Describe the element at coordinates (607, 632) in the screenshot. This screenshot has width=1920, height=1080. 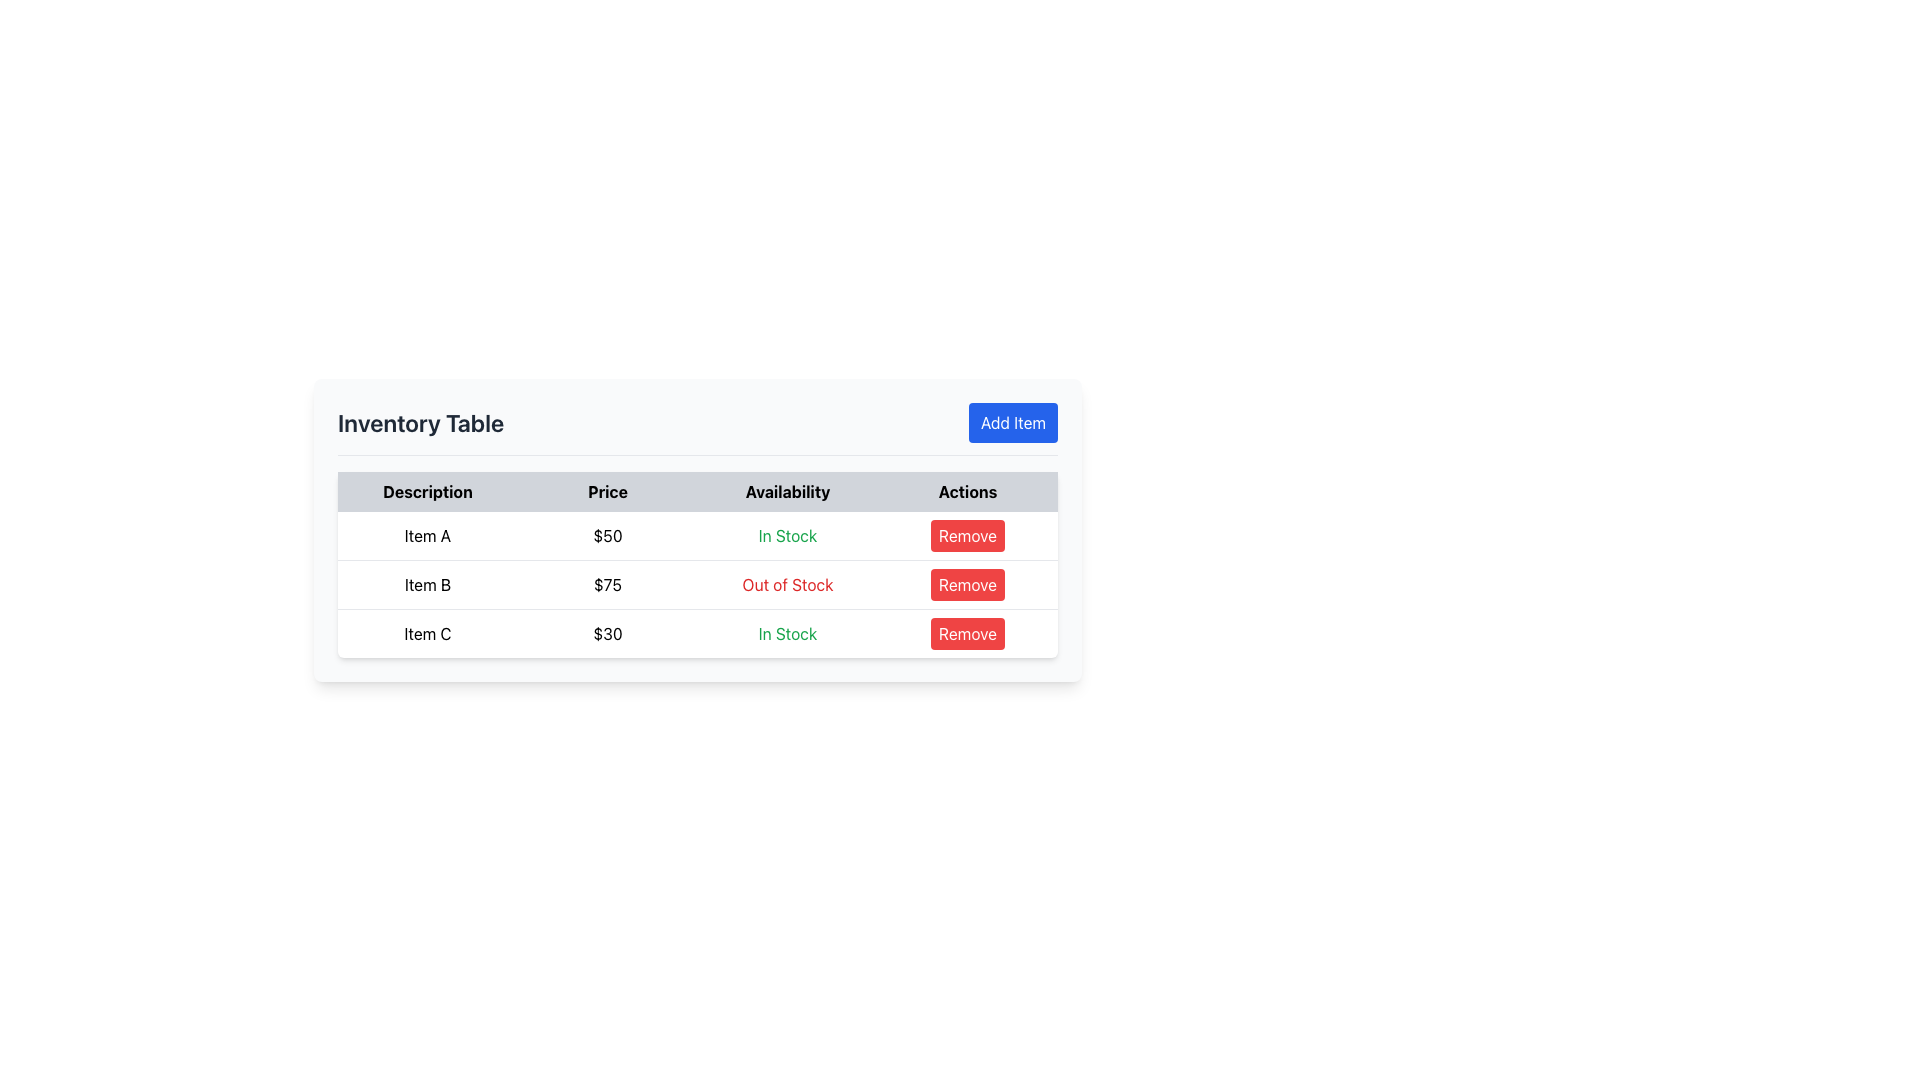
I see `the static text displaying the price of the item in the third row of the 'Inventory Table', located under the 'Price' column` at that location.